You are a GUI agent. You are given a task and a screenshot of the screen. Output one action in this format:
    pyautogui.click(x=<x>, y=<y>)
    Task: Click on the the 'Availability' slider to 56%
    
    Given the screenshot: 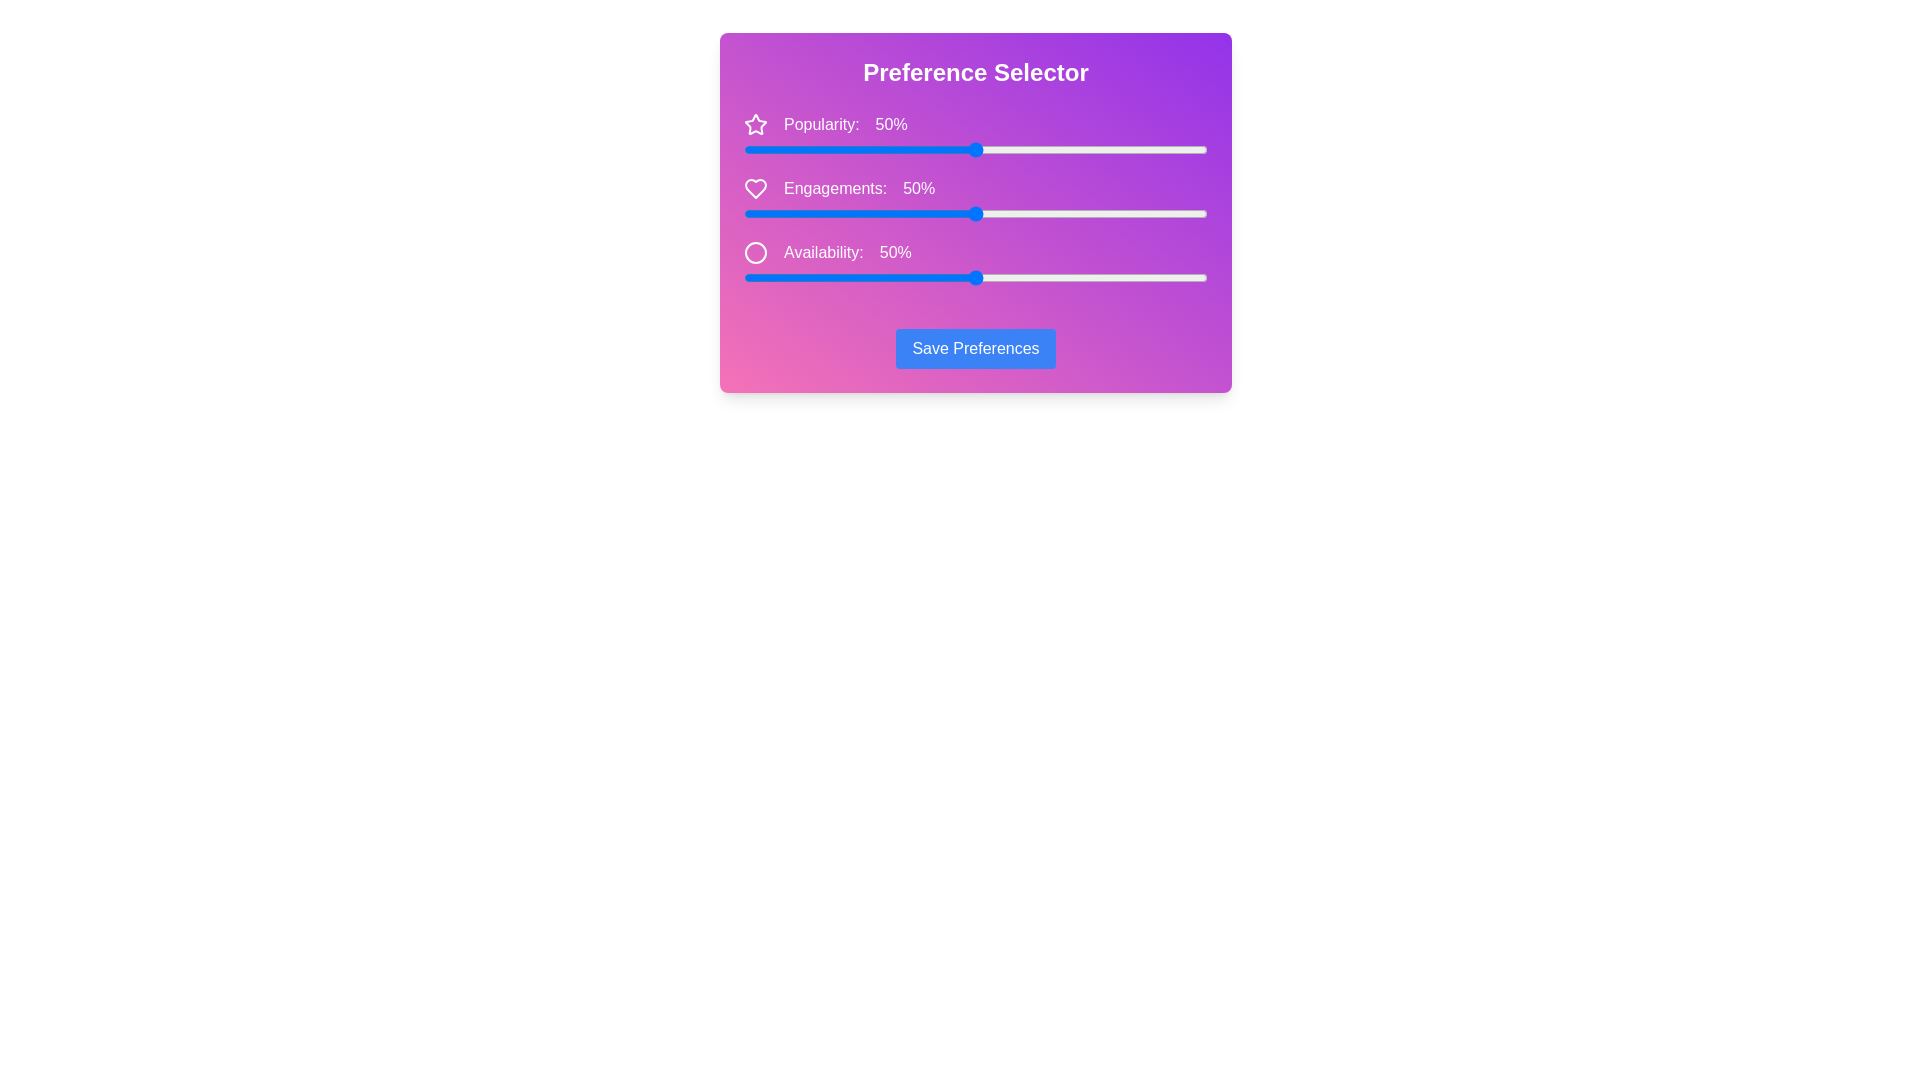 What is the action you would take?
    pyautogui.click(x=1003, y=277)
    